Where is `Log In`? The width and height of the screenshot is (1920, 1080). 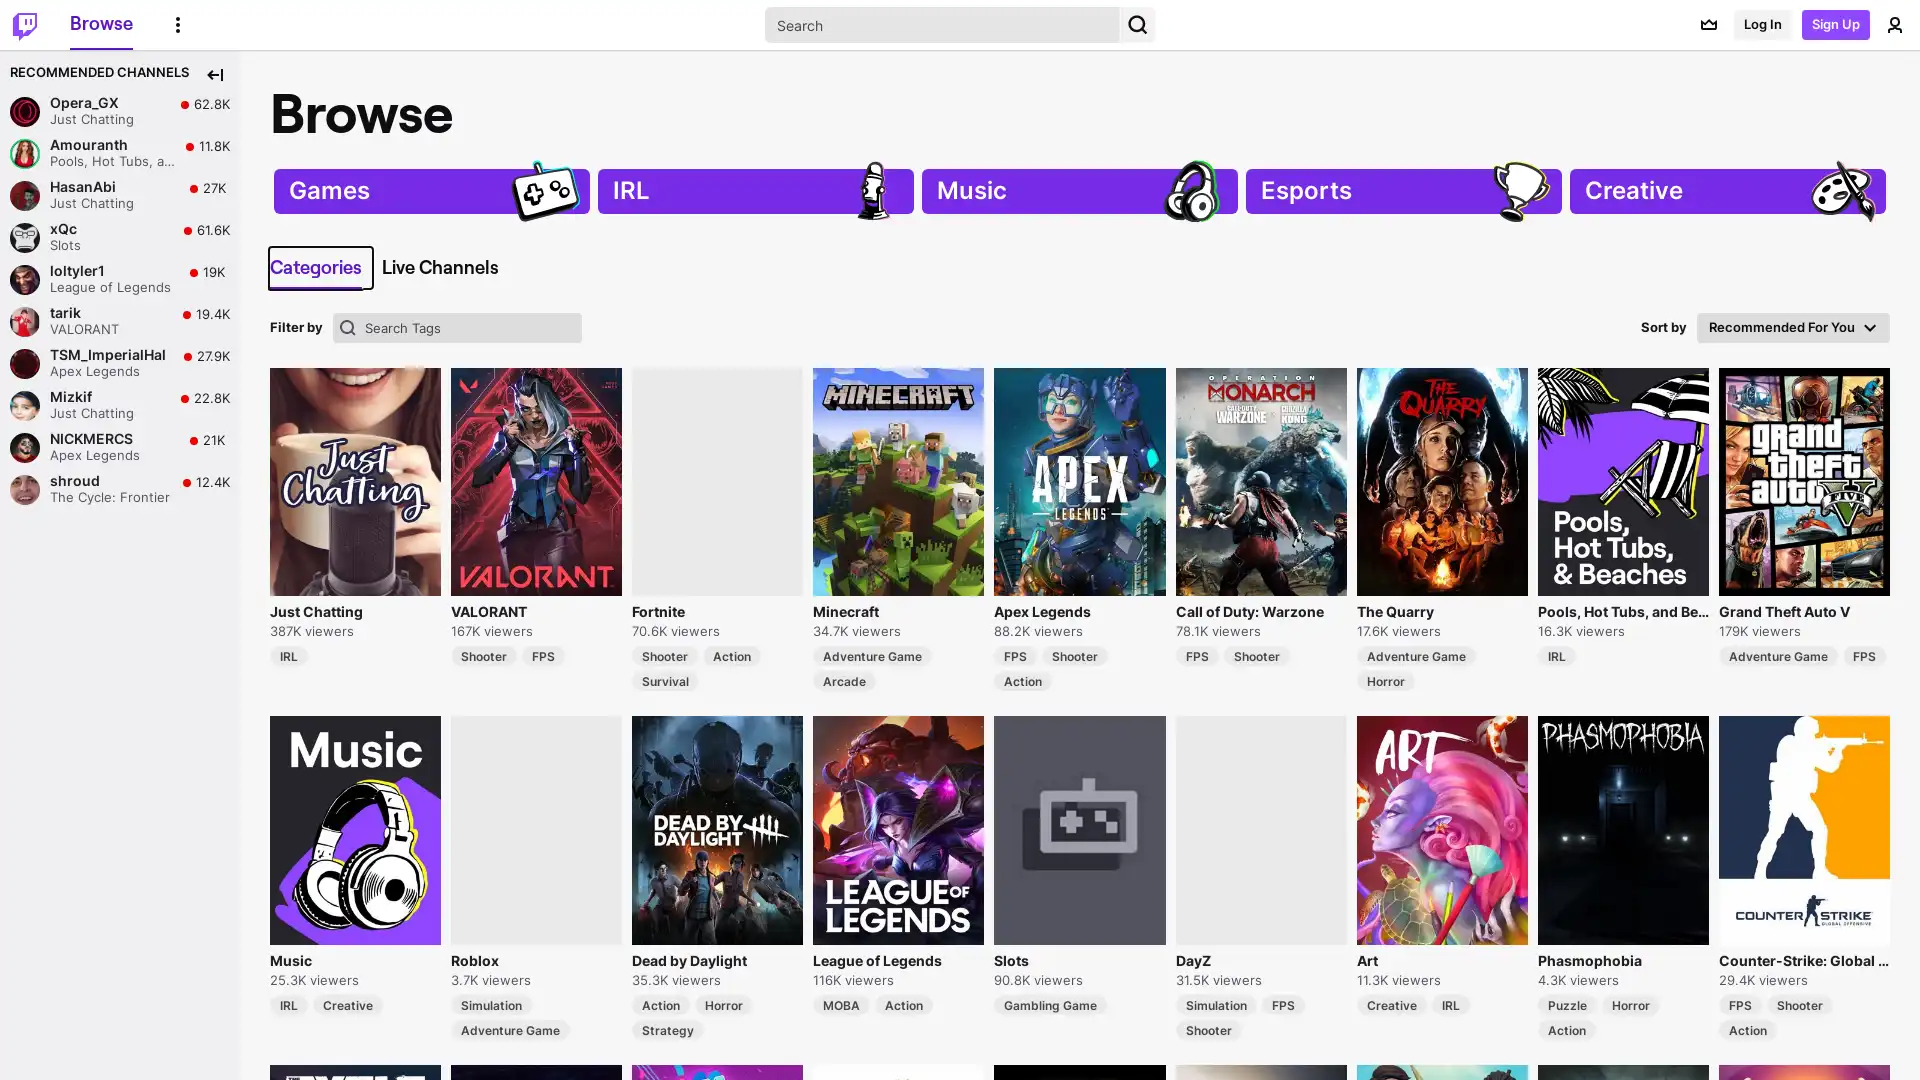 Log In is located at coordinates (1762, 24).